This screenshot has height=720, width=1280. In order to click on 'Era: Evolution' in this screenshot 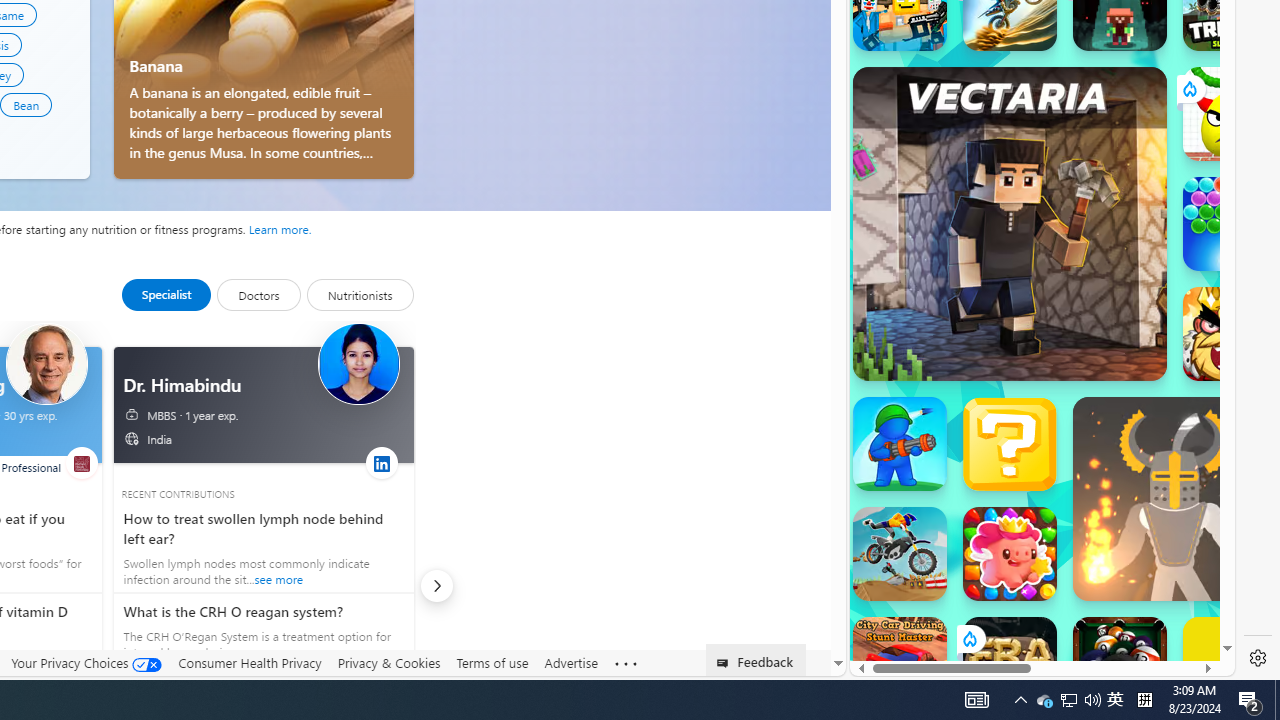, I will do `click(1009, 664)`.